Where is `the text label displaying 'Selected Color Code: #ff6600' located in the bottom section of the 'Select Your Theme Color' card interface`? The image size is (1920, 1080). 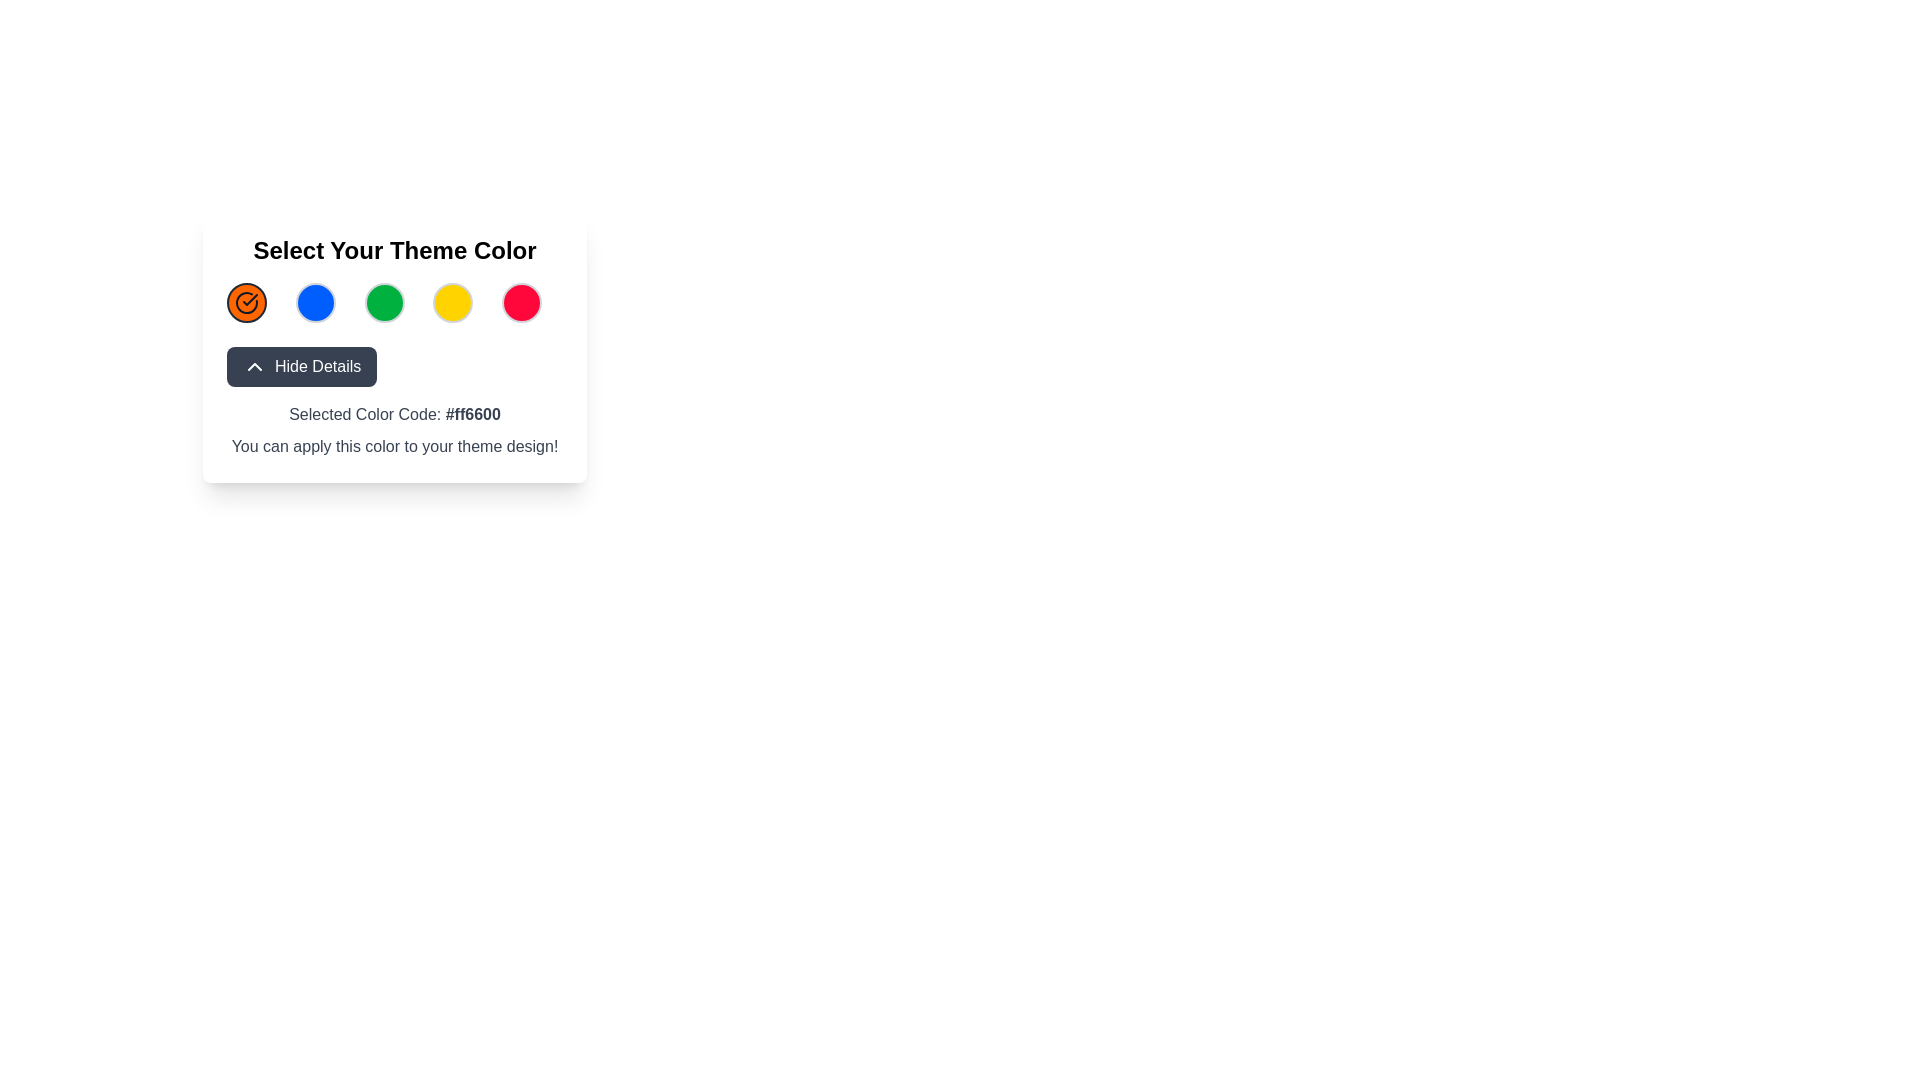
the text label displaying 'Selected Color Code: #ff6600' located in the bottom section of the 'Select Your Theme Color' card interface is located at coordinates (394, 414).